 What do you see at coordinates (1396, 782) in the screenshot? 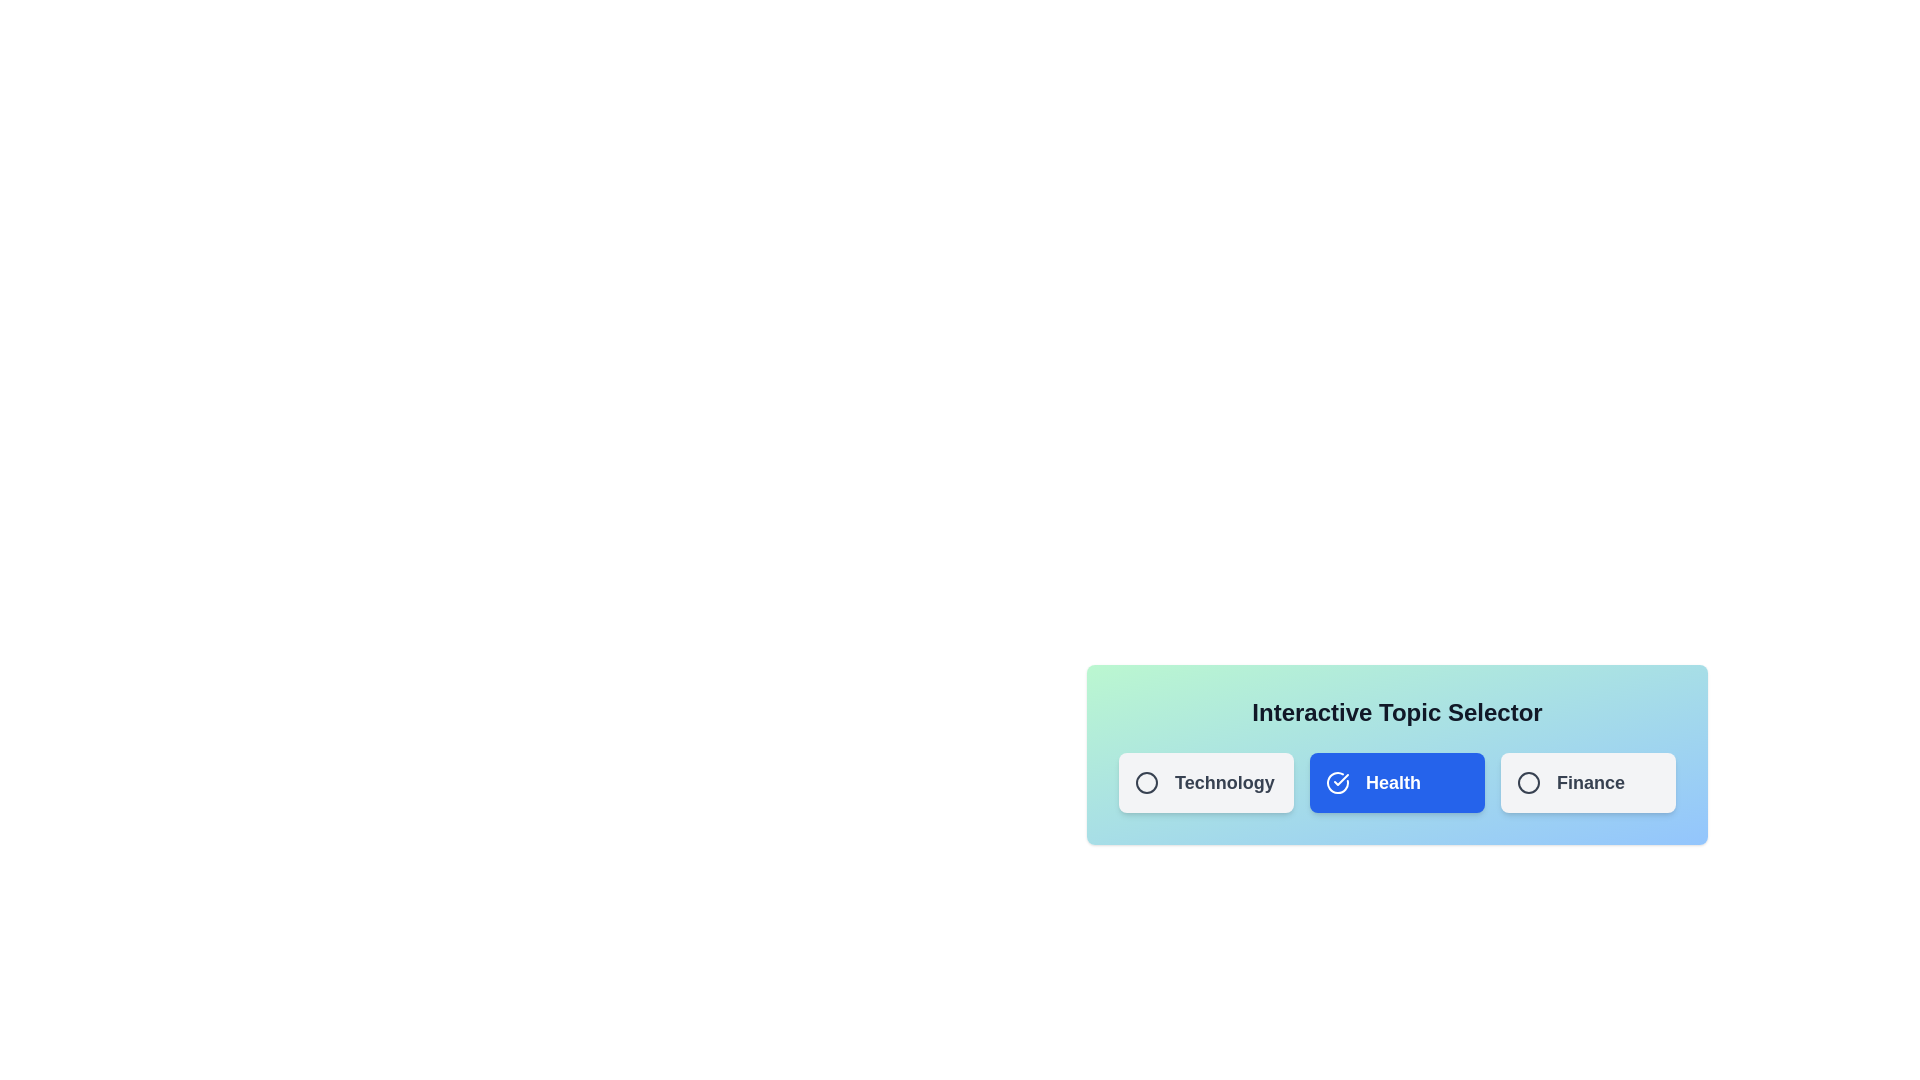
I see `the topic Health` at bounding box center [1396, 782].